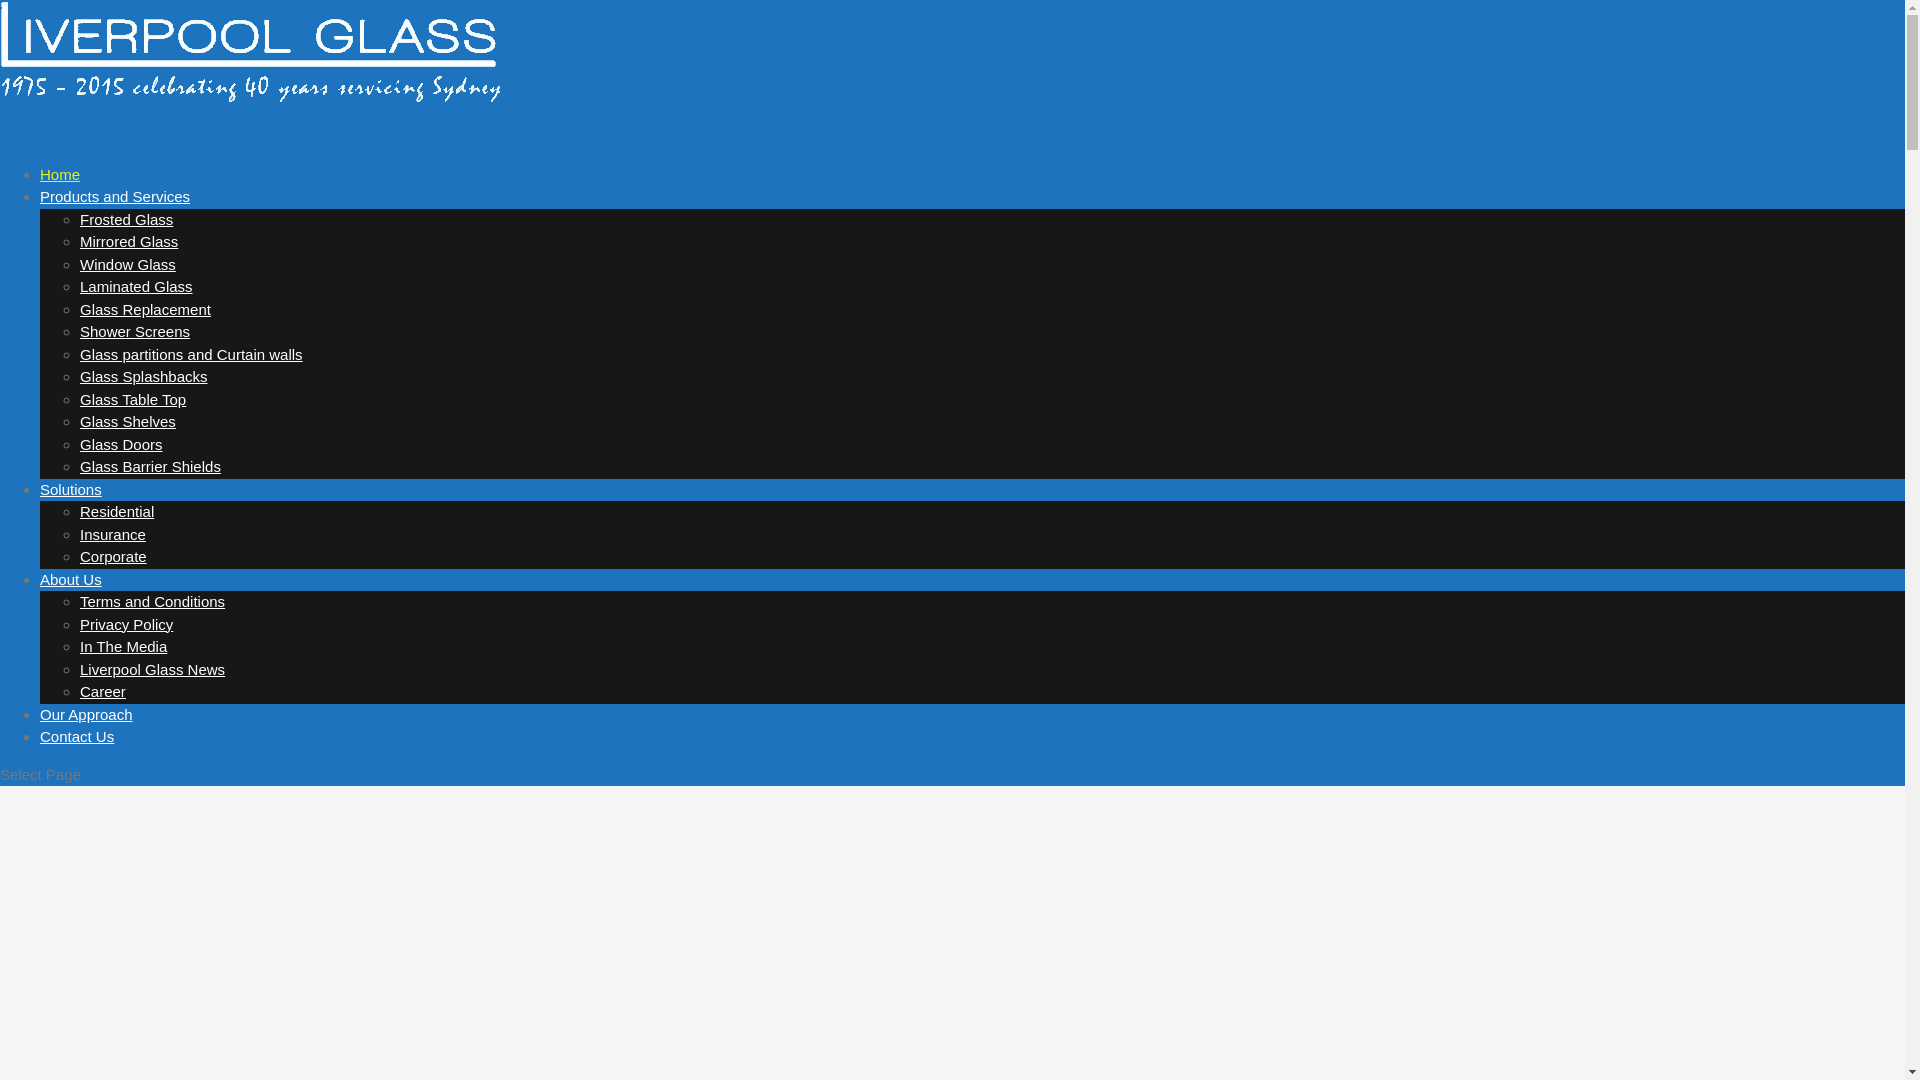  I want to click on 'Laminated Glass', so click(135, 286).